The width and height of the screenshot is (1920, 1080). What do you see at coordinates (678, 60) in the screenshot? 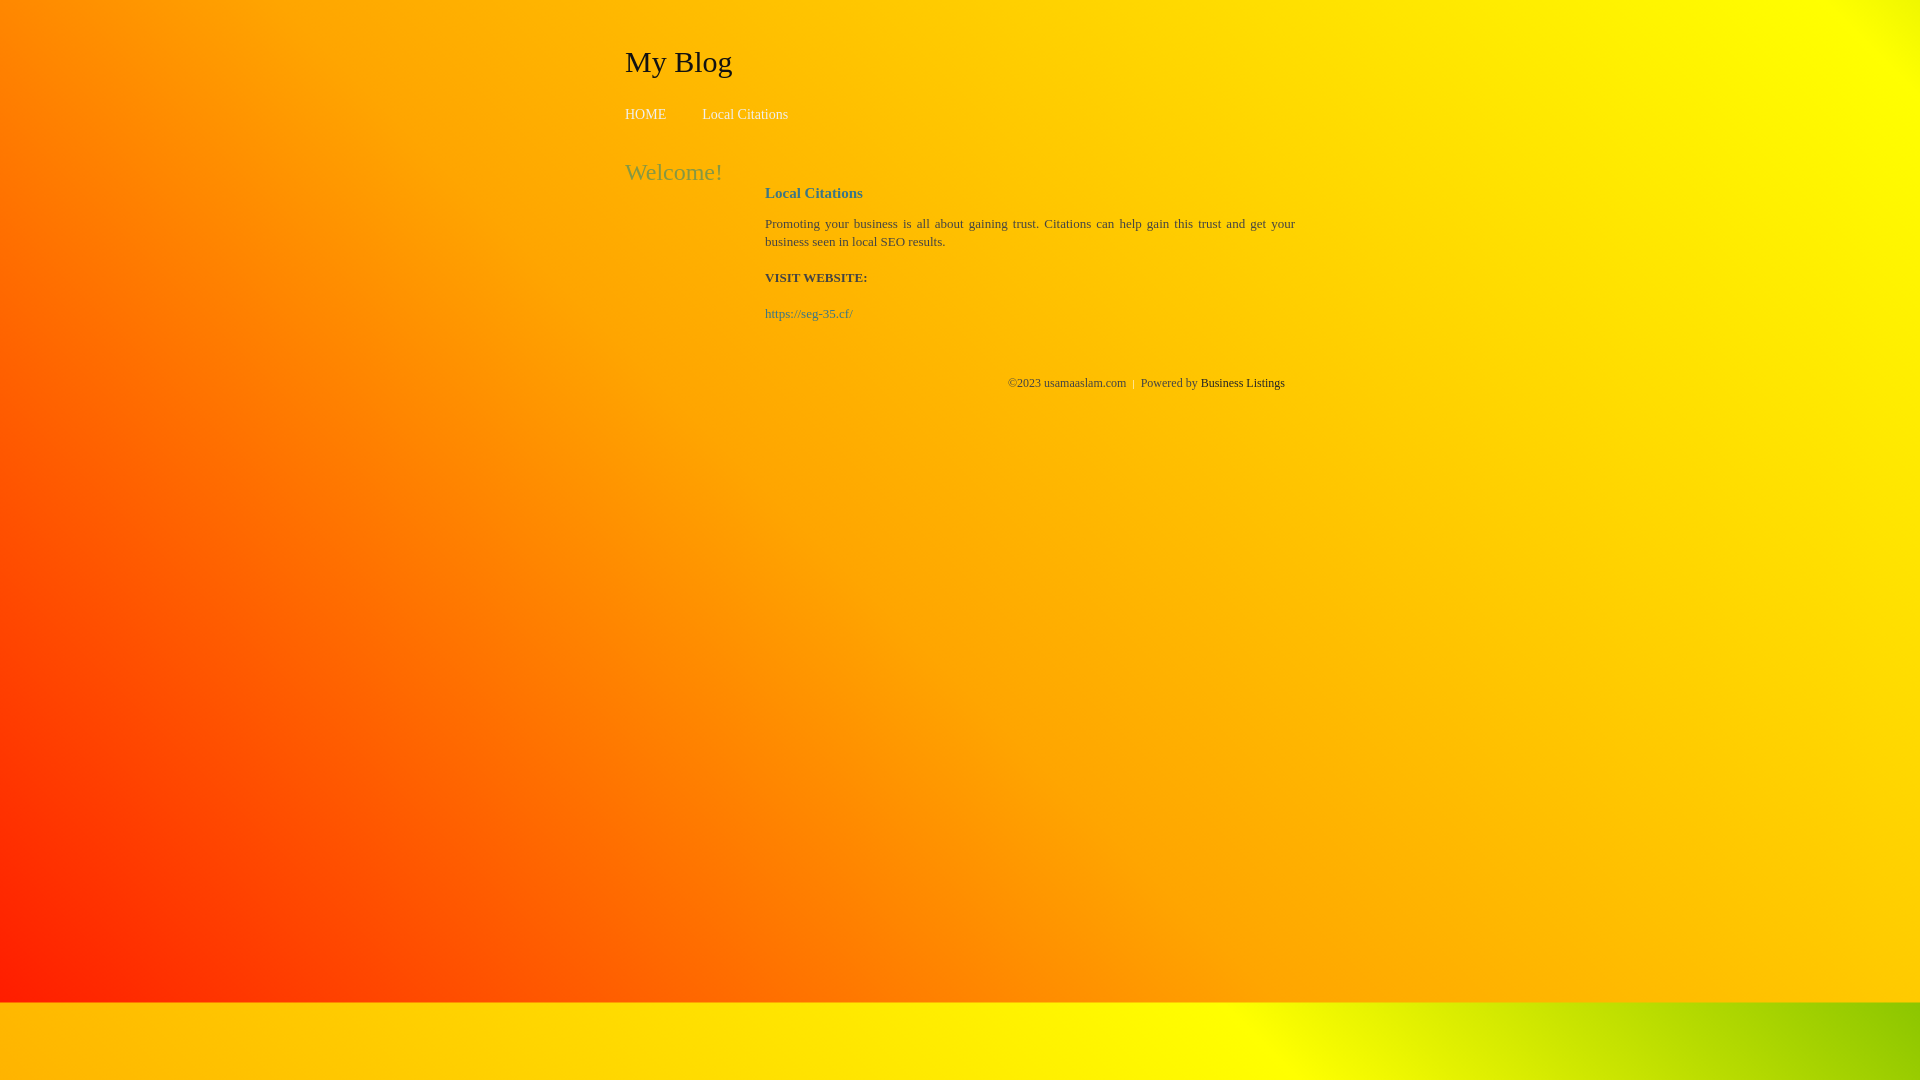
I see `'My Blog'` at bounding box center [678, 60].